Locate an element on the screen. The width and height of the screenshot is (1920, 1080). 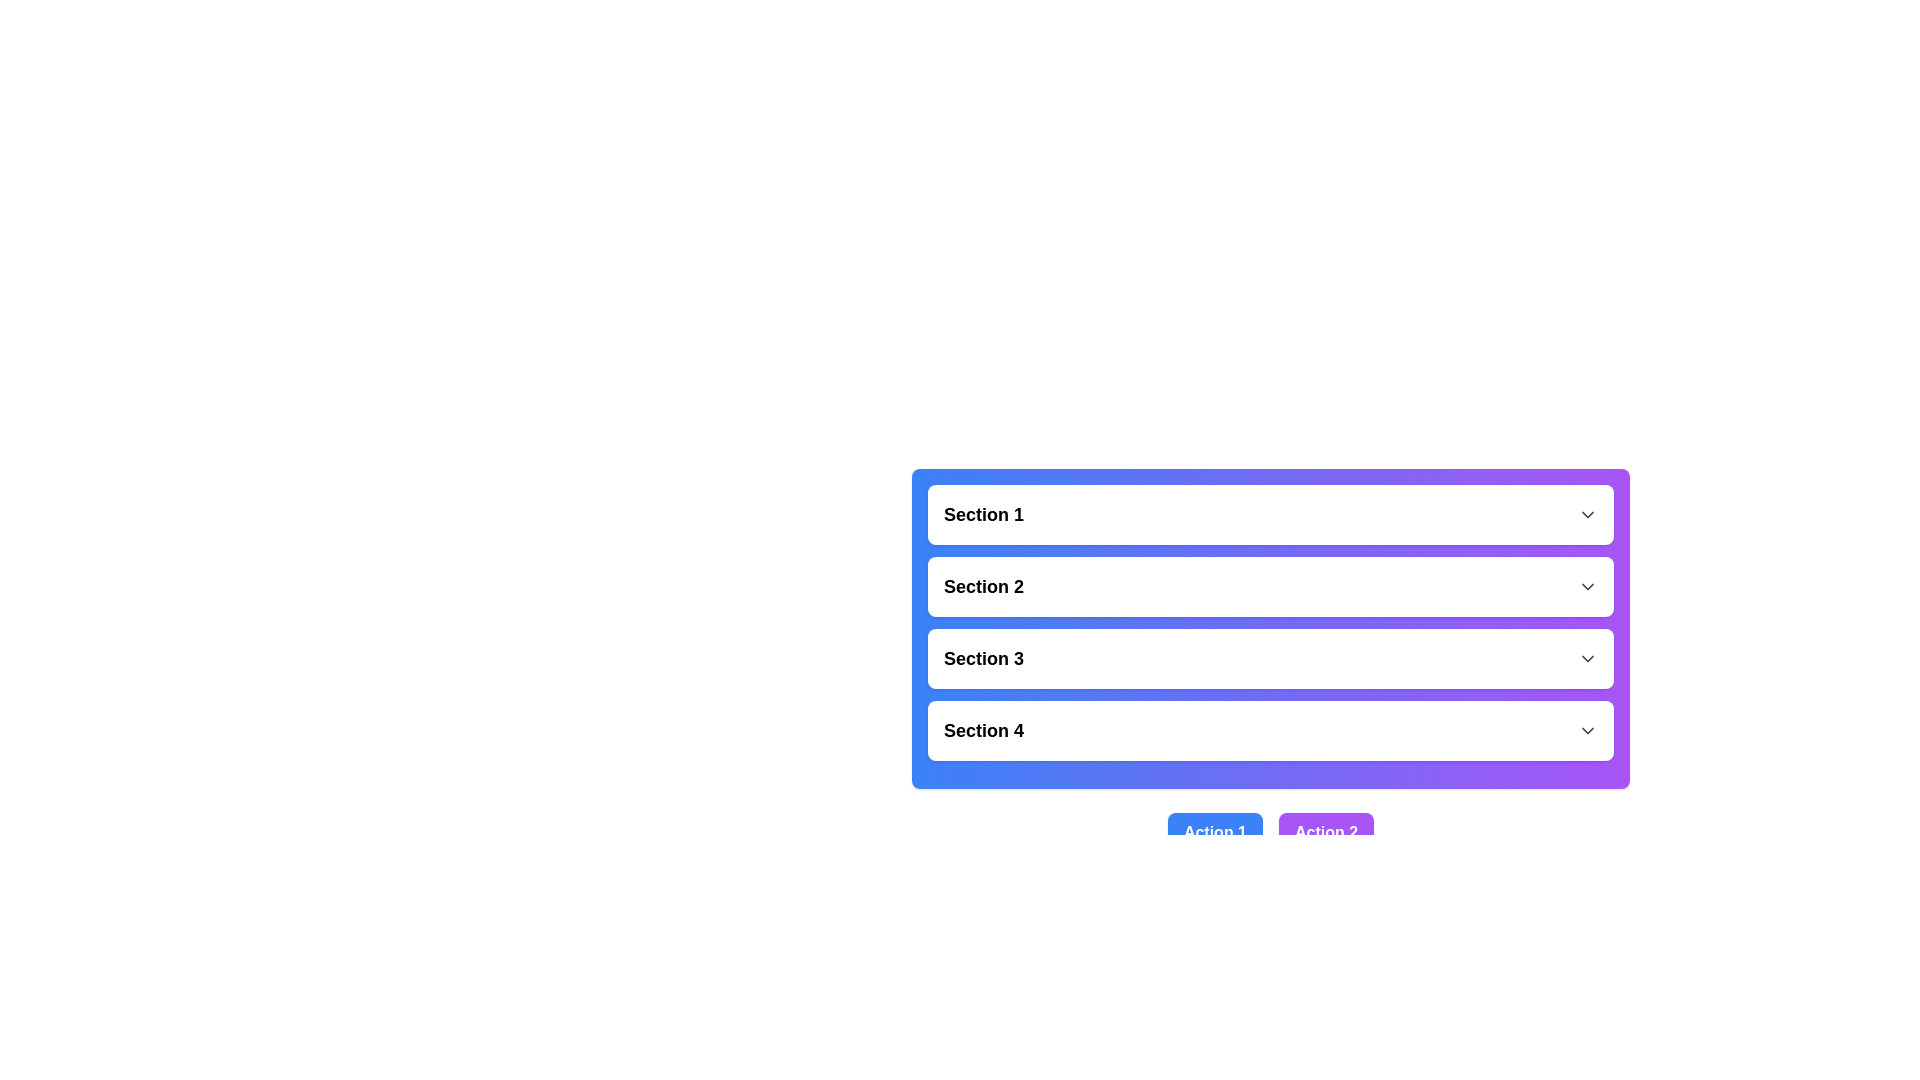
the Text Label that indicates the title of the first section in the vertical list, which is aligned to the left and has an icon on the far right is located at coordinates (983, 514).